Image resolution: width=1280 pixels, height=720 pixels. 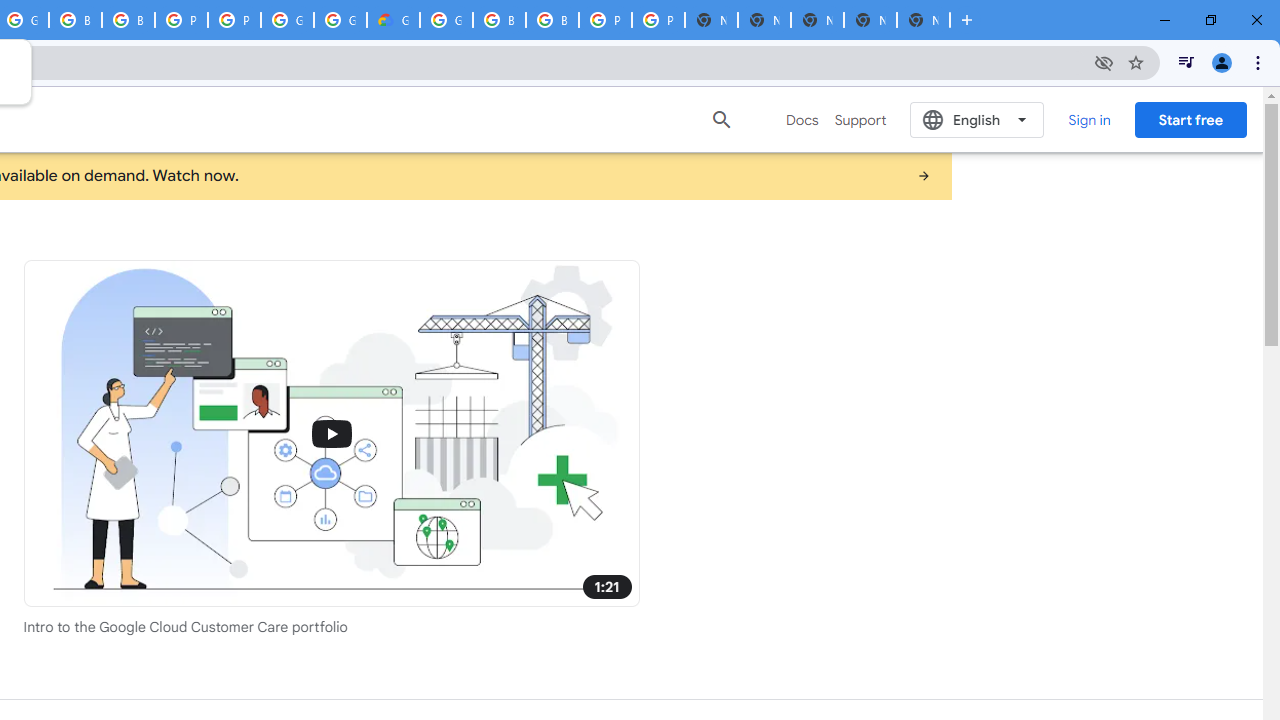 What do you see at coordinates (286, 20) in the screenshot?
I see `'Google Cloud Platform'` at bounding box center [286, 20].